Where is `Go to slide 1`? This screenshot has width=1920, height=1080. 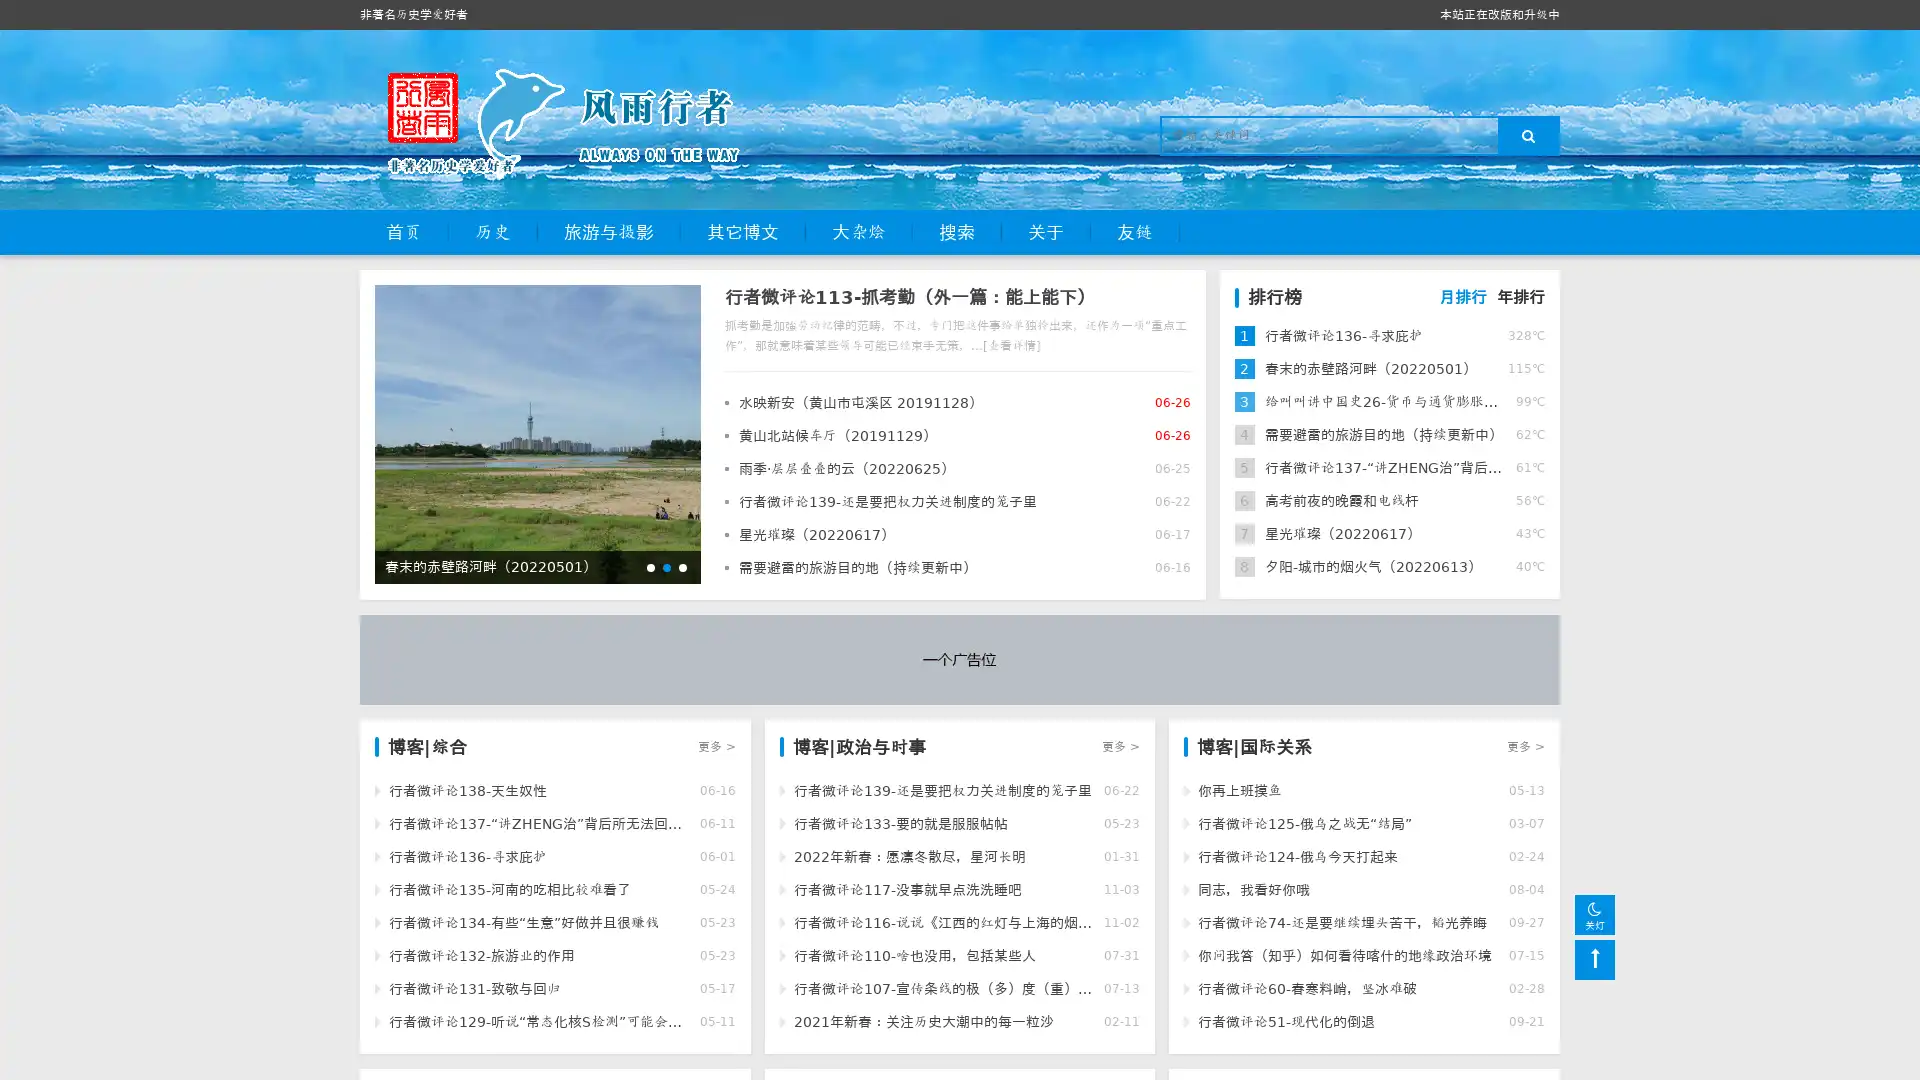
Go to slide 1 is located at coordinates (649, 567).